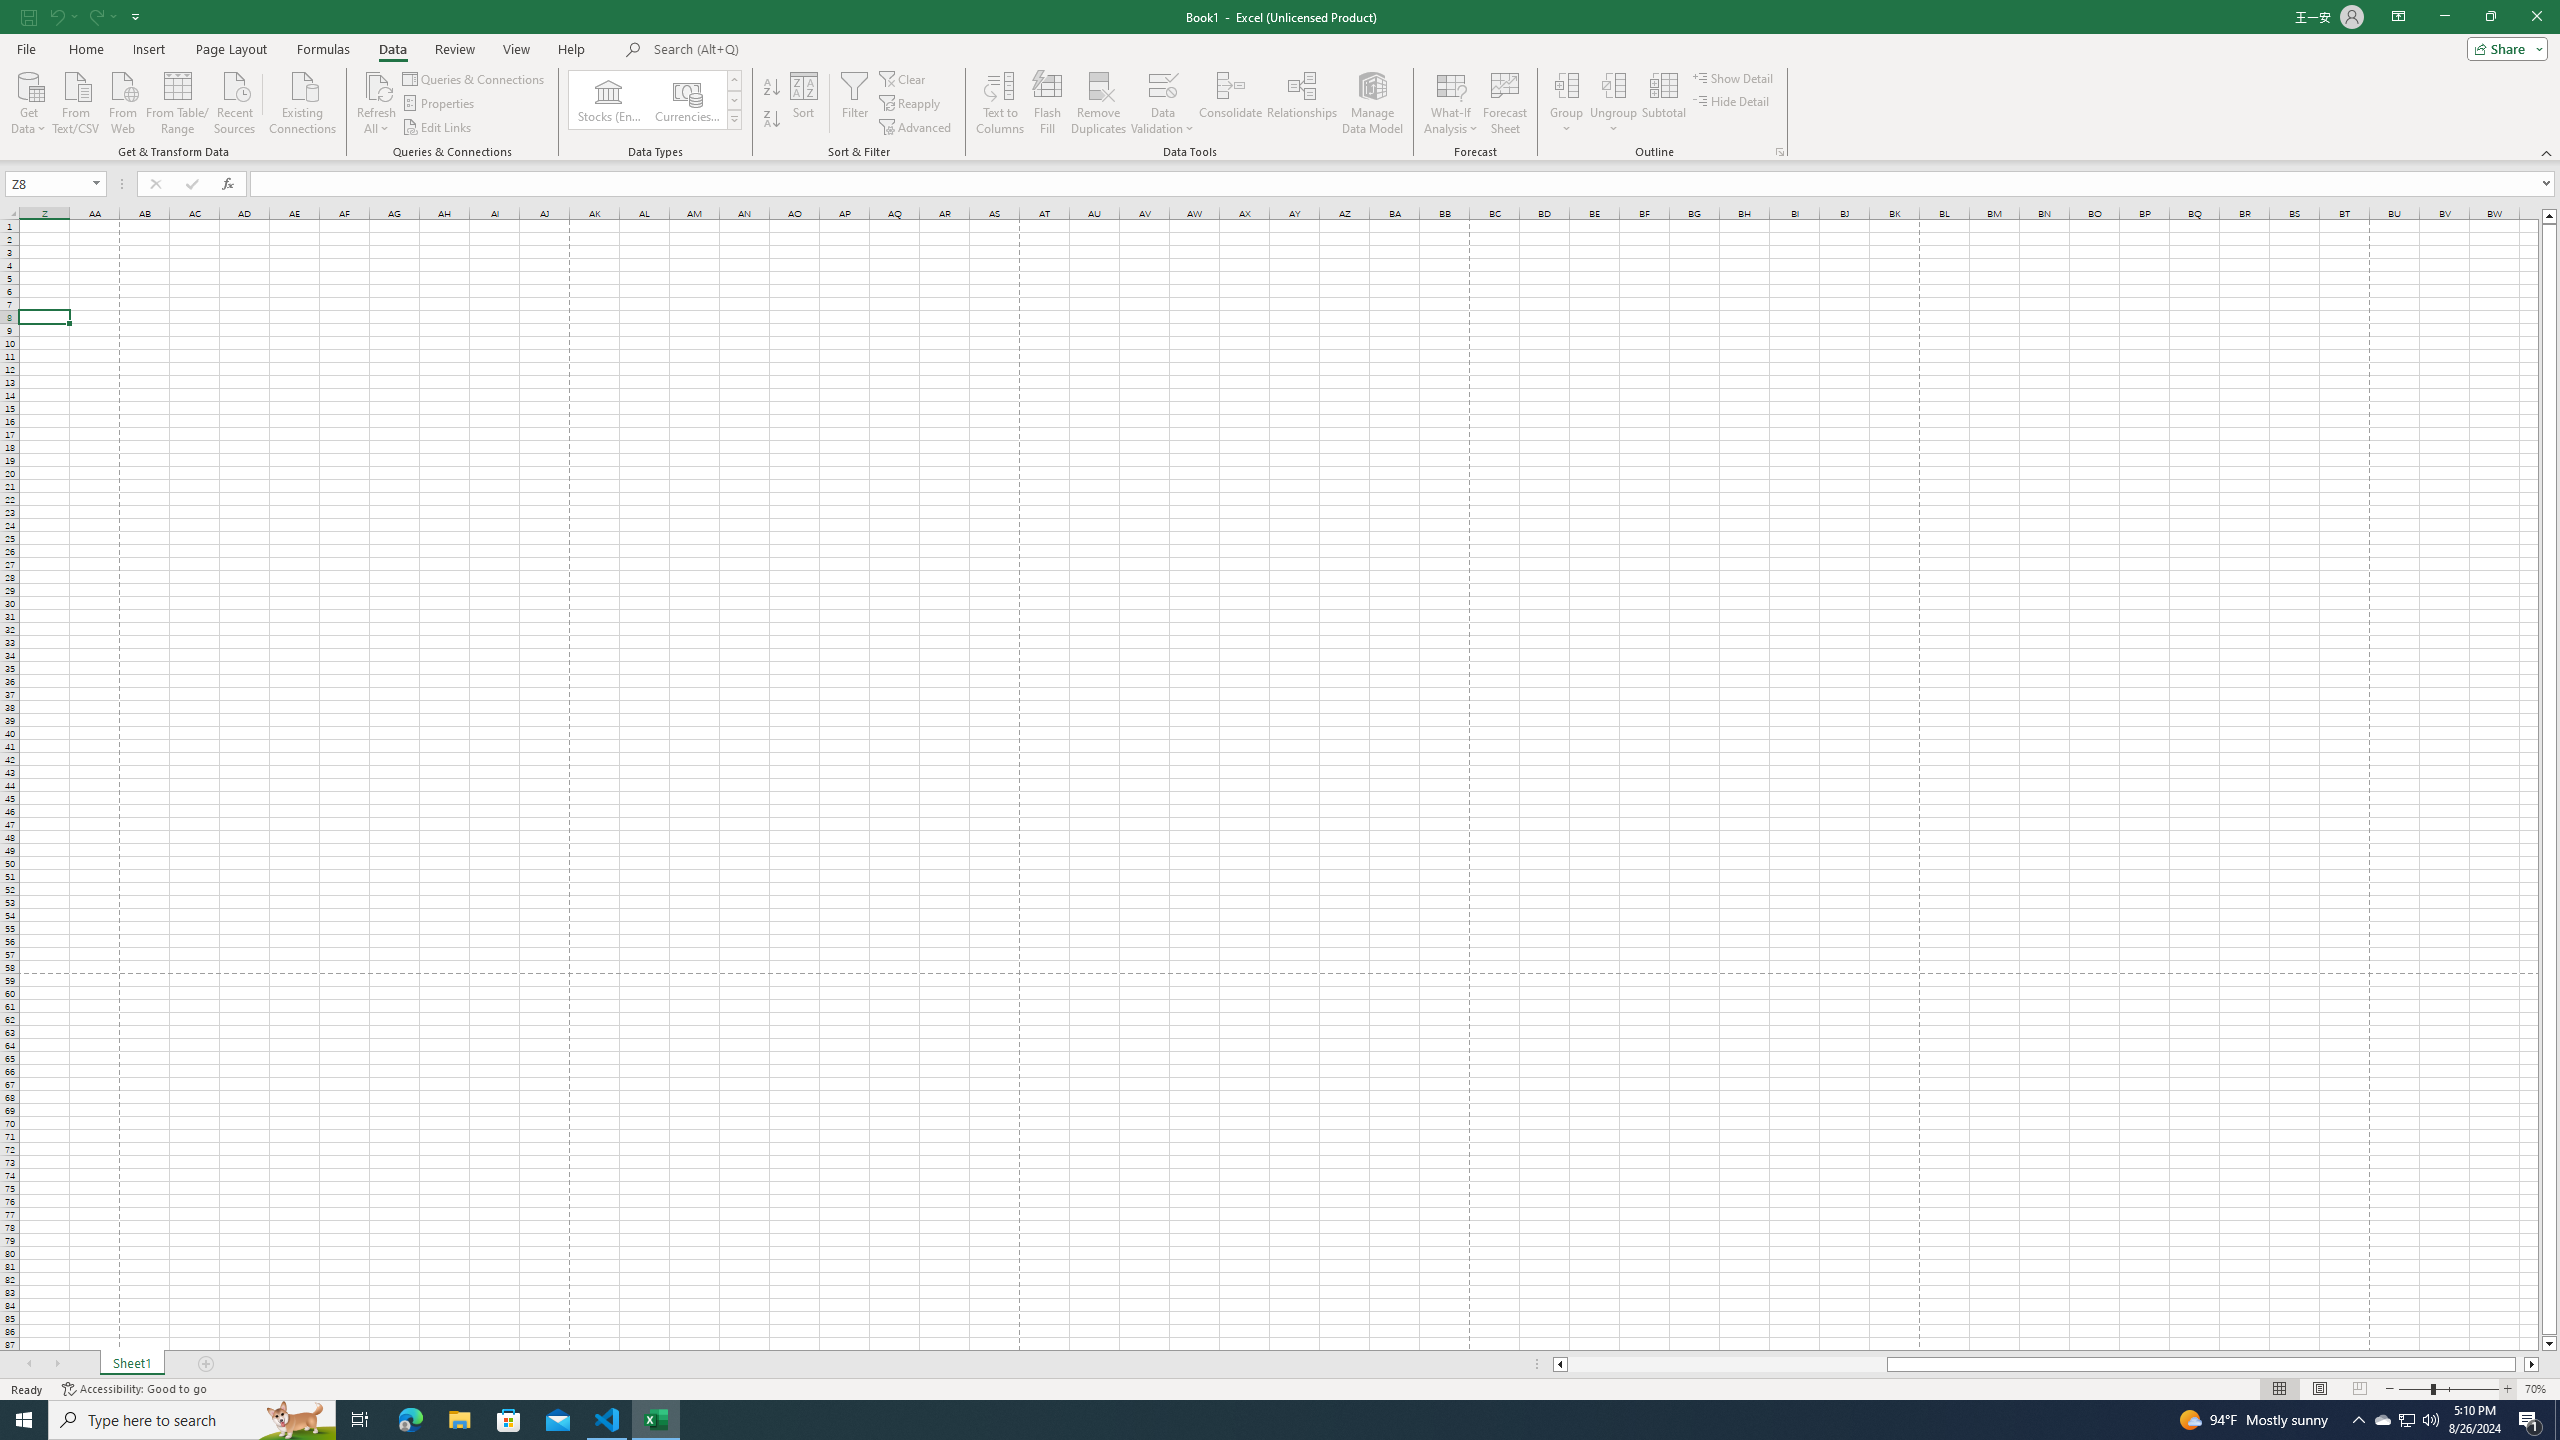  Describe the element at coordinates (1732, 99) in the screenshot. I see `'Hide Detail'` at that location.